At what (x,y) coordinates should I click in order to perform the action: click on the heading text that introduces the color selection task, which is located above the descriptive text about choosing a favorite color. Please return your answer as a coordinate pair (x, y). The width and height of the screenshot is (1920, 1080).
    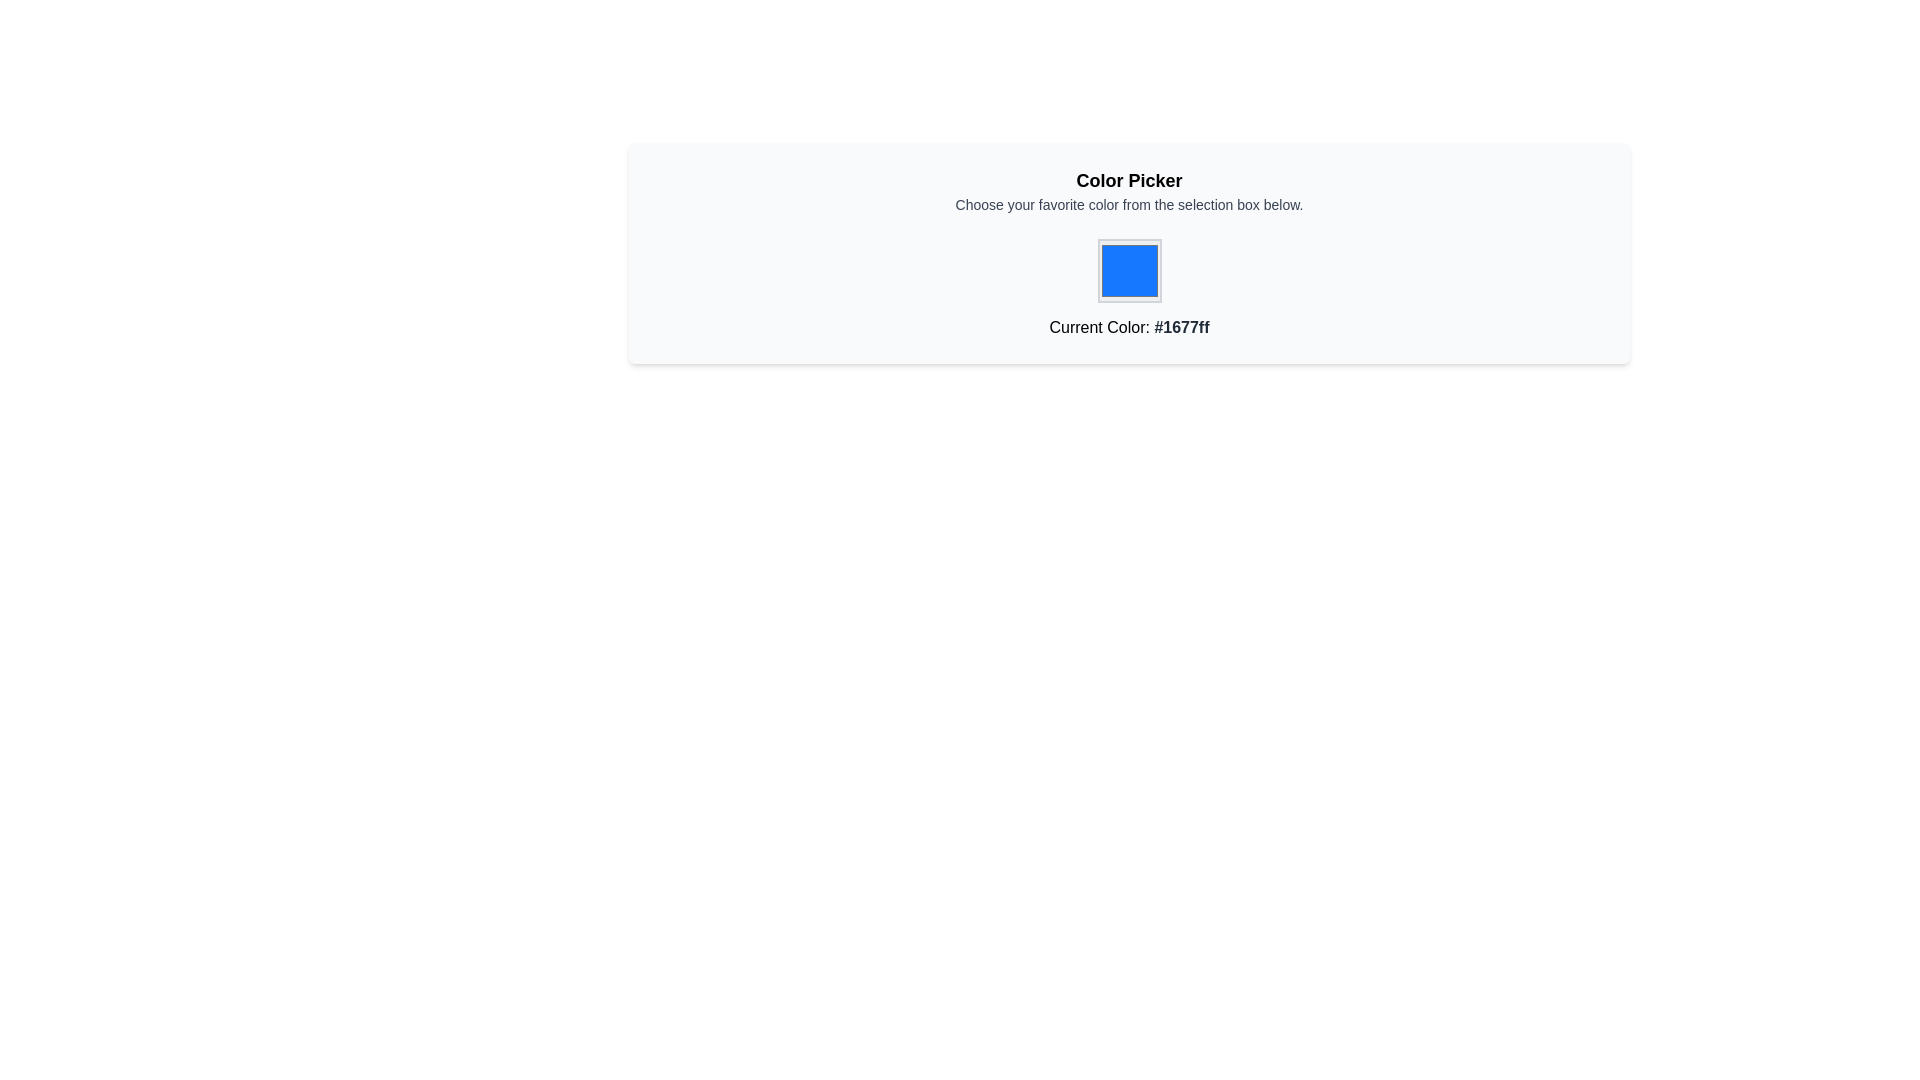
    Looking at the image, I should click on (1129, 181).